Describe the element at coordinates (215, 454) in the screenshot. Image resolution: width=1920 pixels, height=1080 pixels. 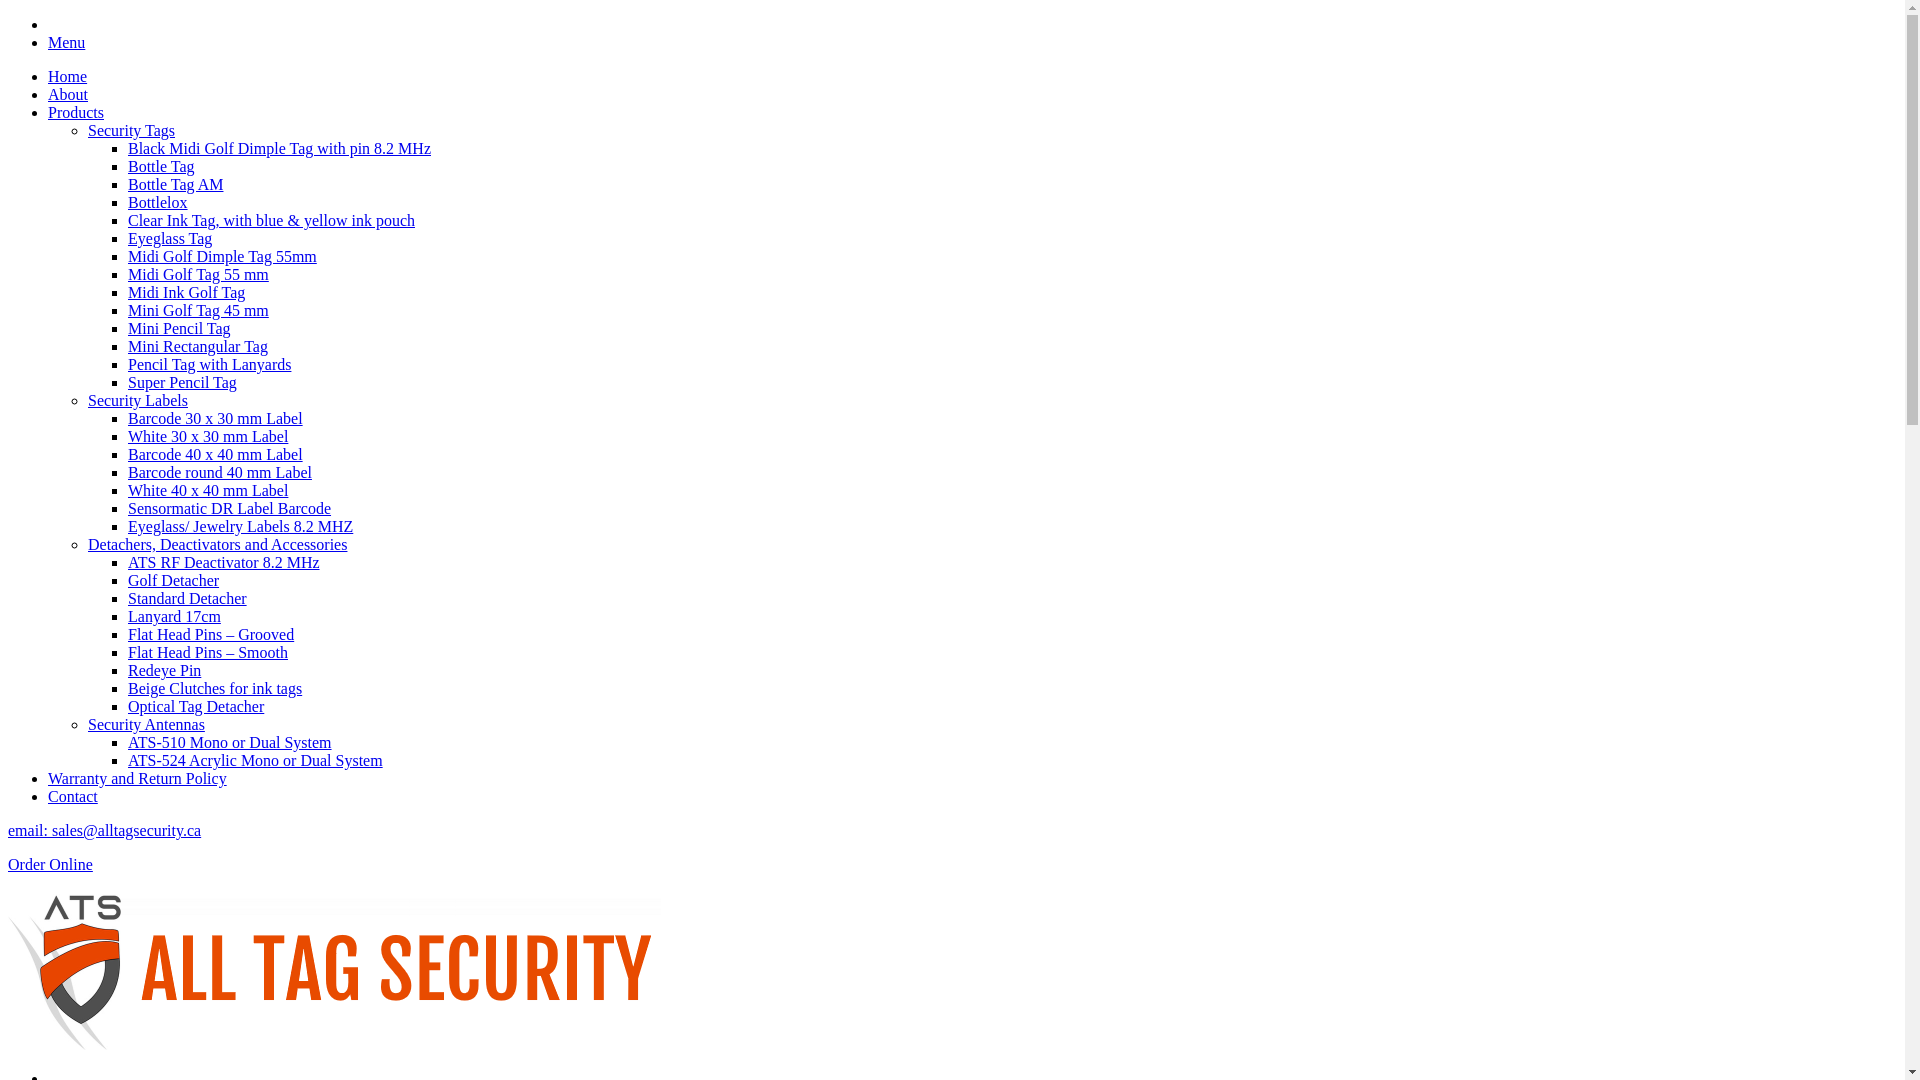
I see `'Barcode 40 x 40 mm Label'` at that location.